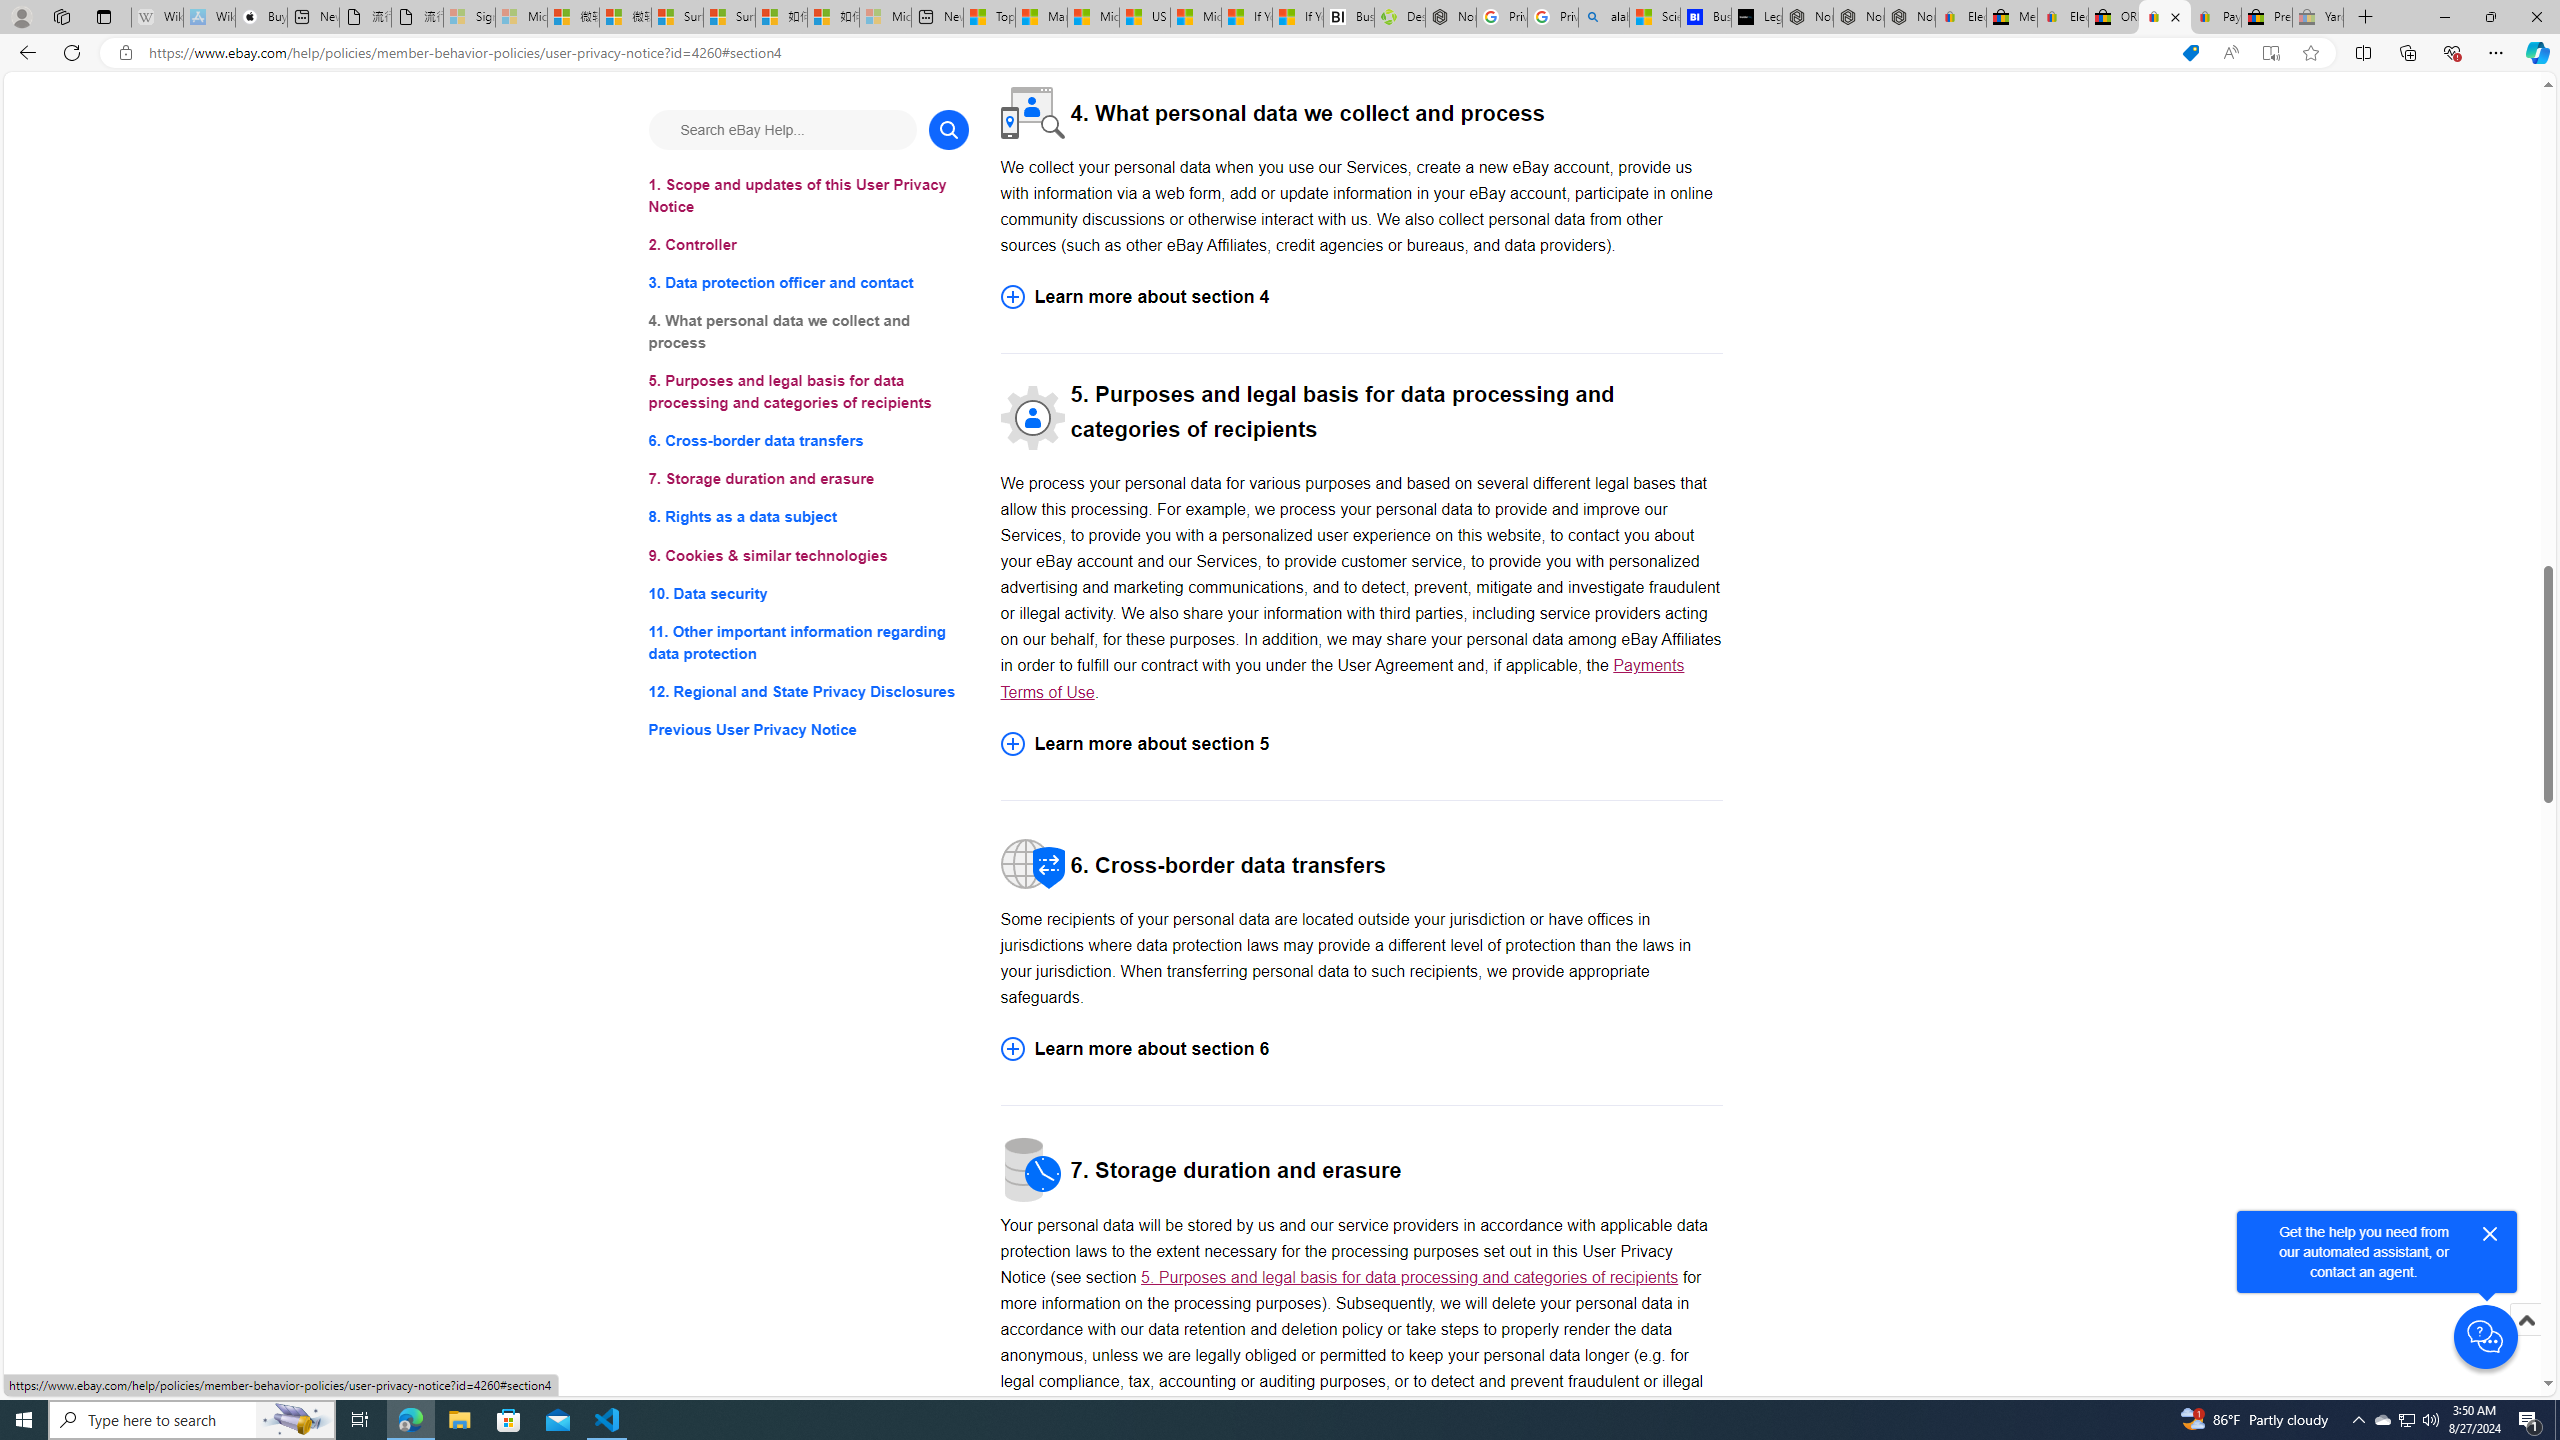  Describe the element at coordinates (519, 16) in the screenshot. I see `'Microsoft Services Agreement - Sleeping'` at that location.